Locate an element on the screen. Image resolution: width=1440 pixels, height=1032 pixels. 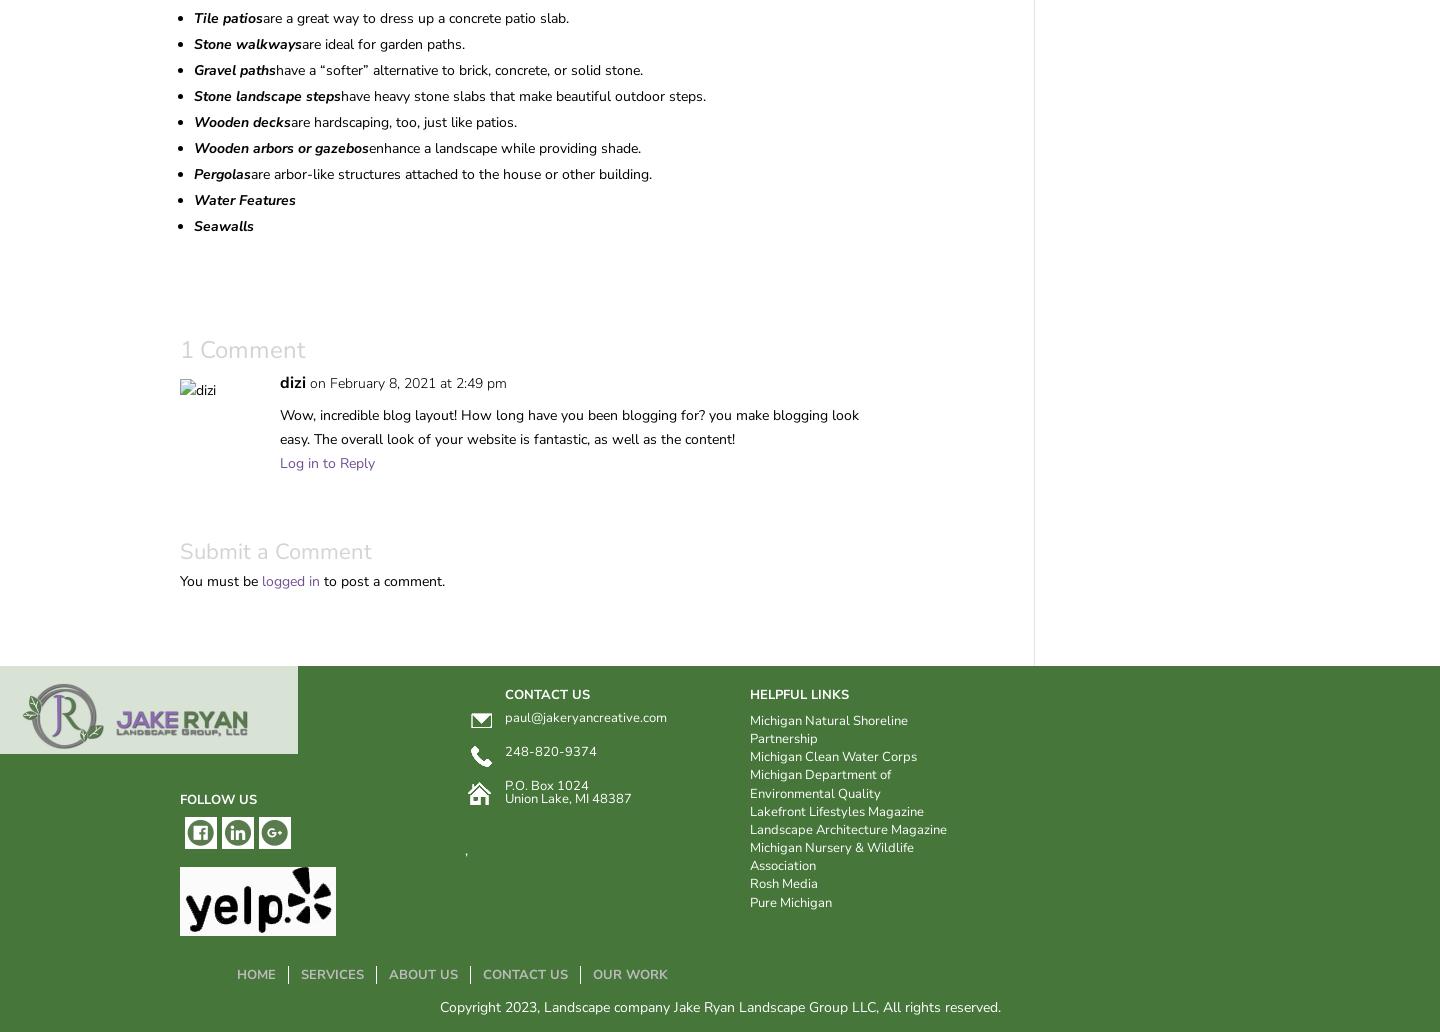
'Copyright 2023, Landscape company Jake Ryan Landscape Group LLC, All rights reserved.' is located at coordinates (439, 1006).